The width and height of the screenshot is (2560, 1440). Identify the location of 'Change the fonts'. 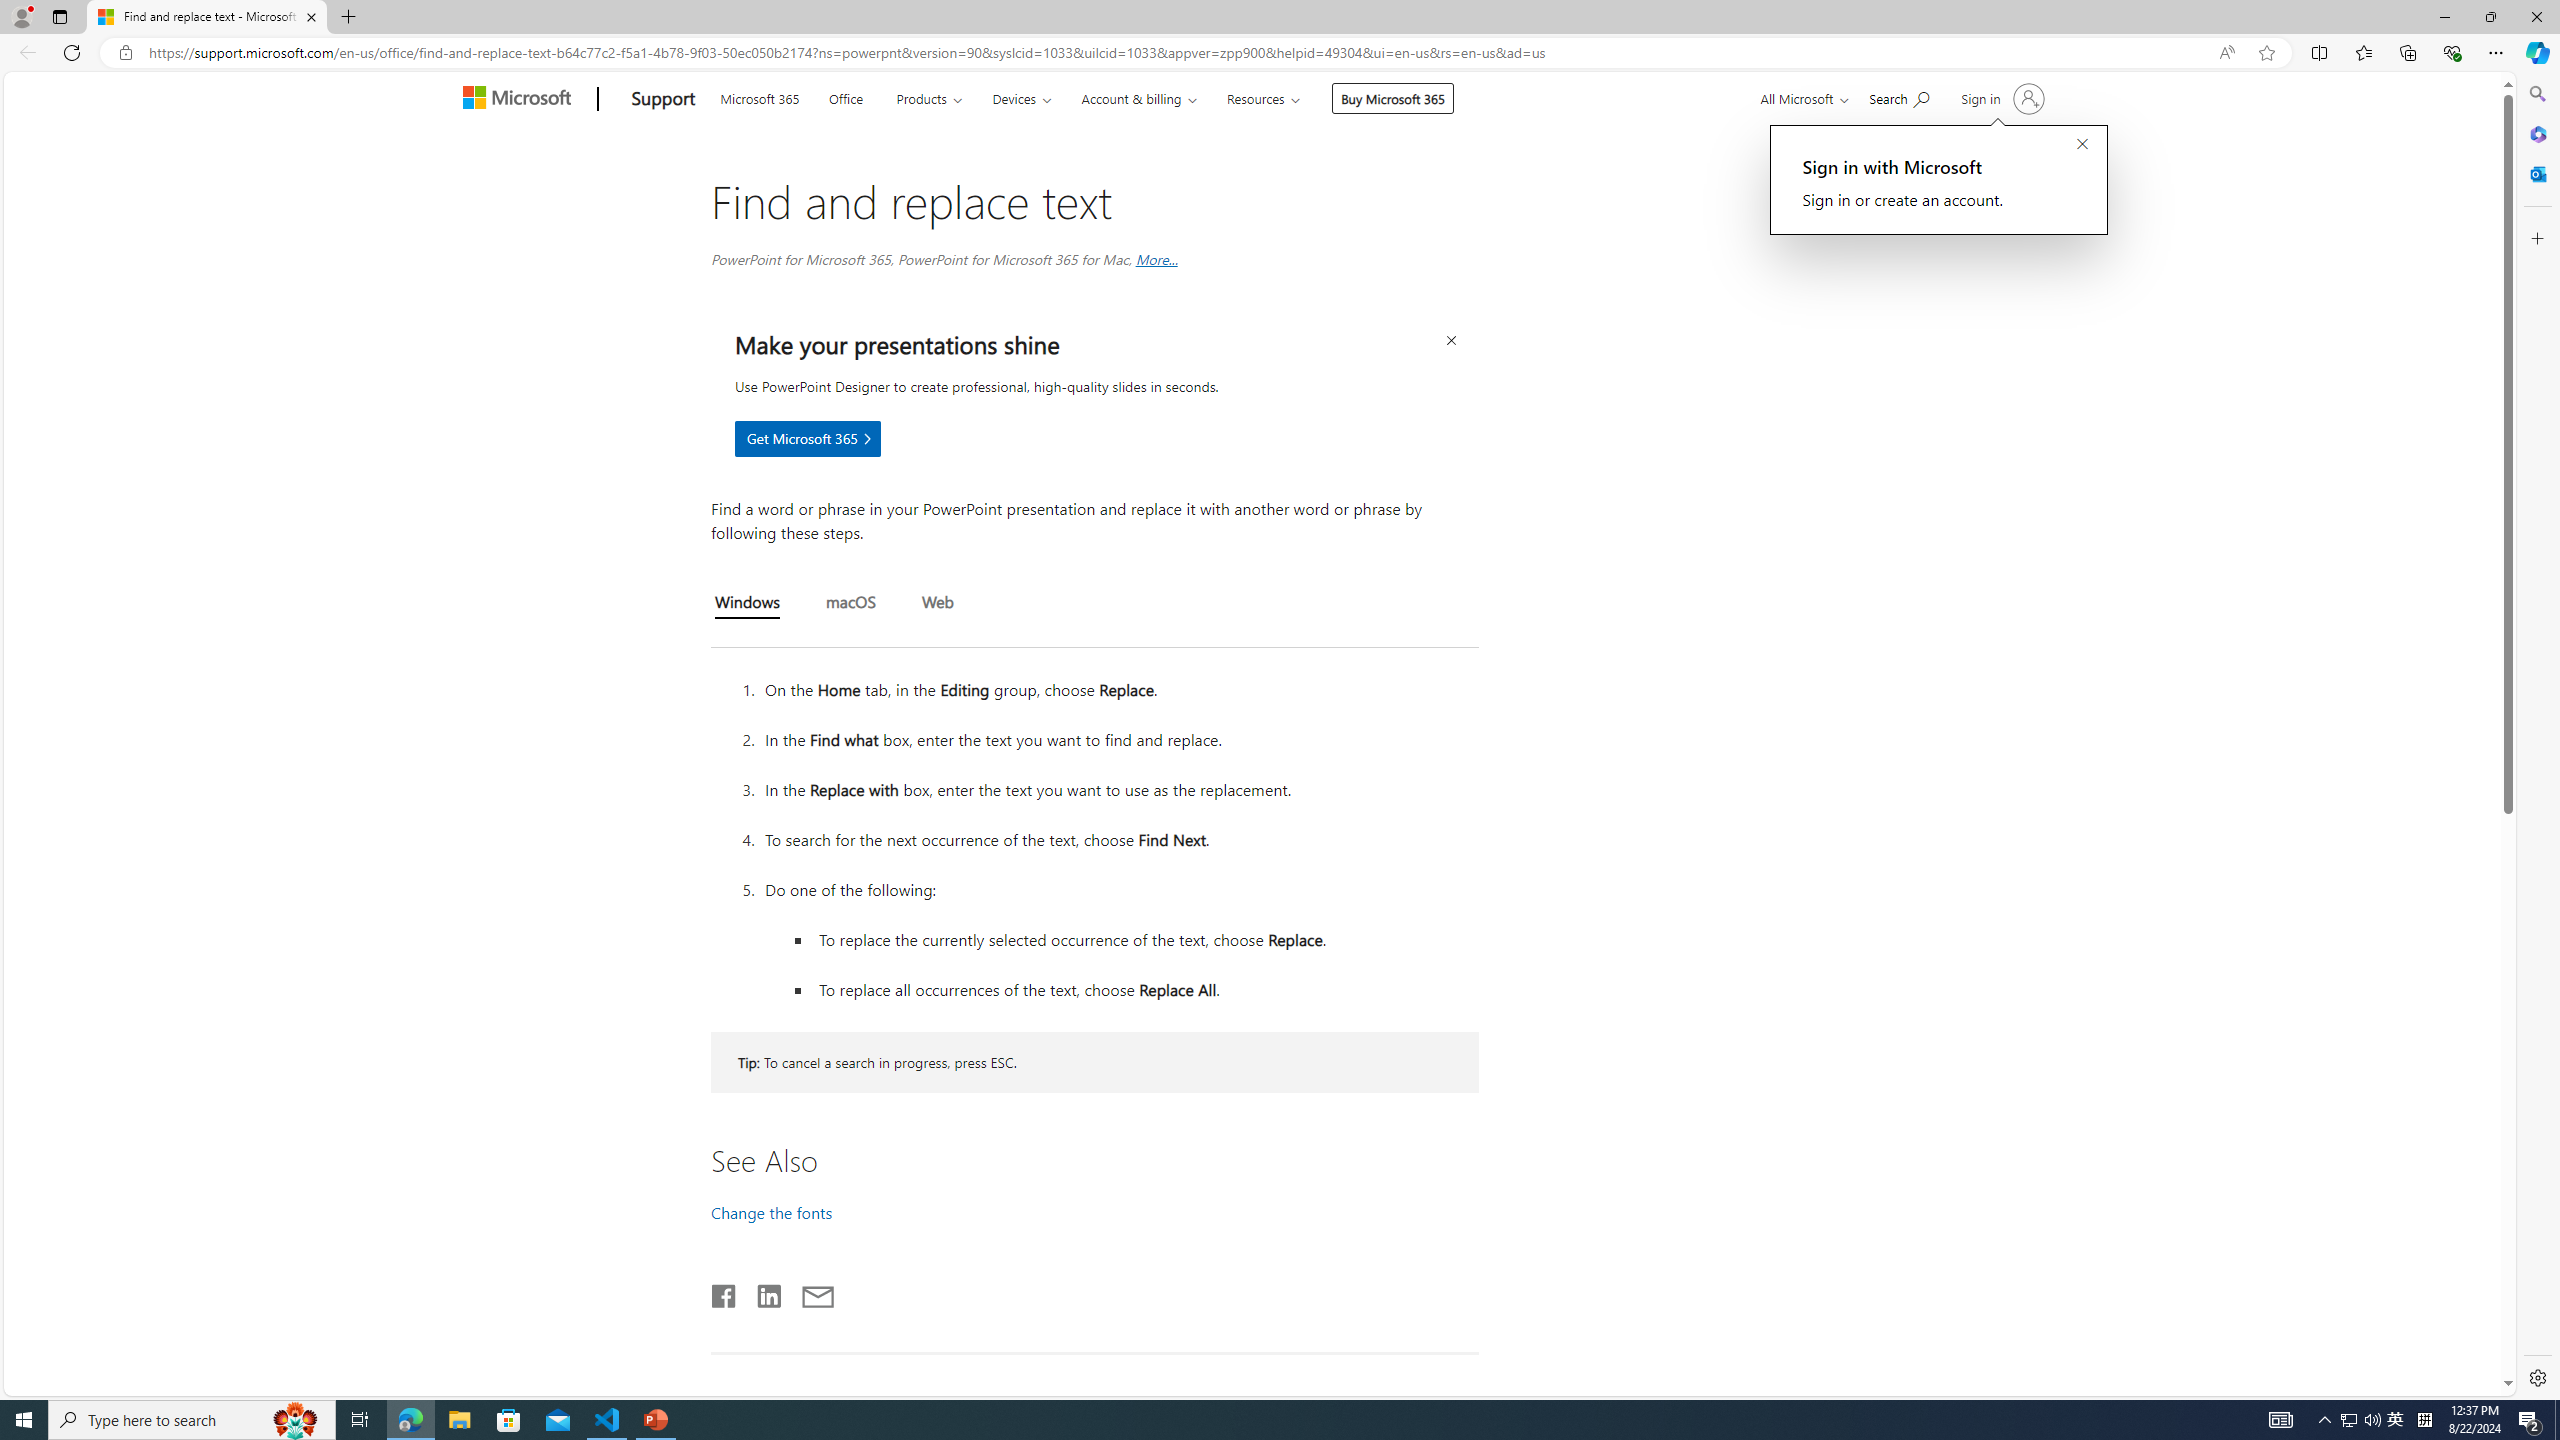
(770, 1210).